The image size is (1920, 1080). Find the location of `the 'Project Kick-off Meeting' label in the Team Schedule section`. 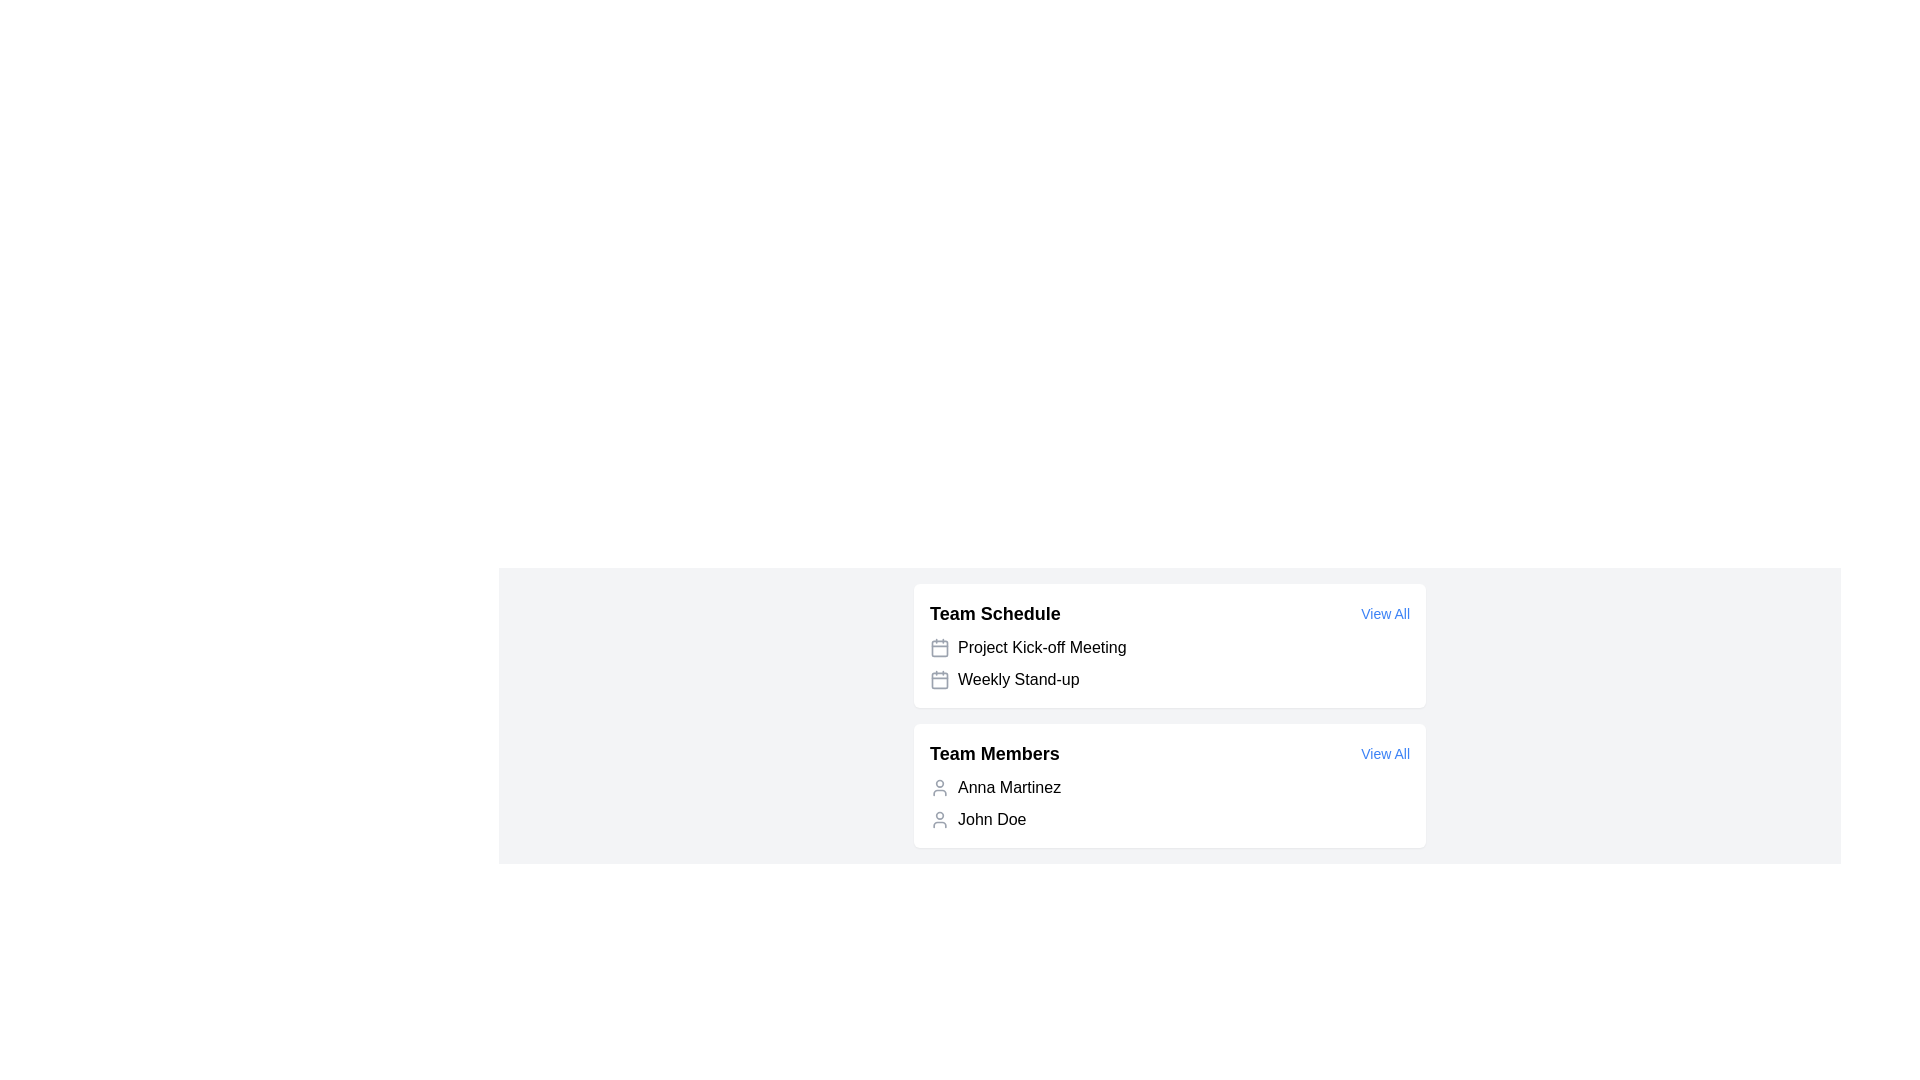

the 'Project Kick-off Meeting' label in the Team Schedule section is located at coordinates (1041, 648).